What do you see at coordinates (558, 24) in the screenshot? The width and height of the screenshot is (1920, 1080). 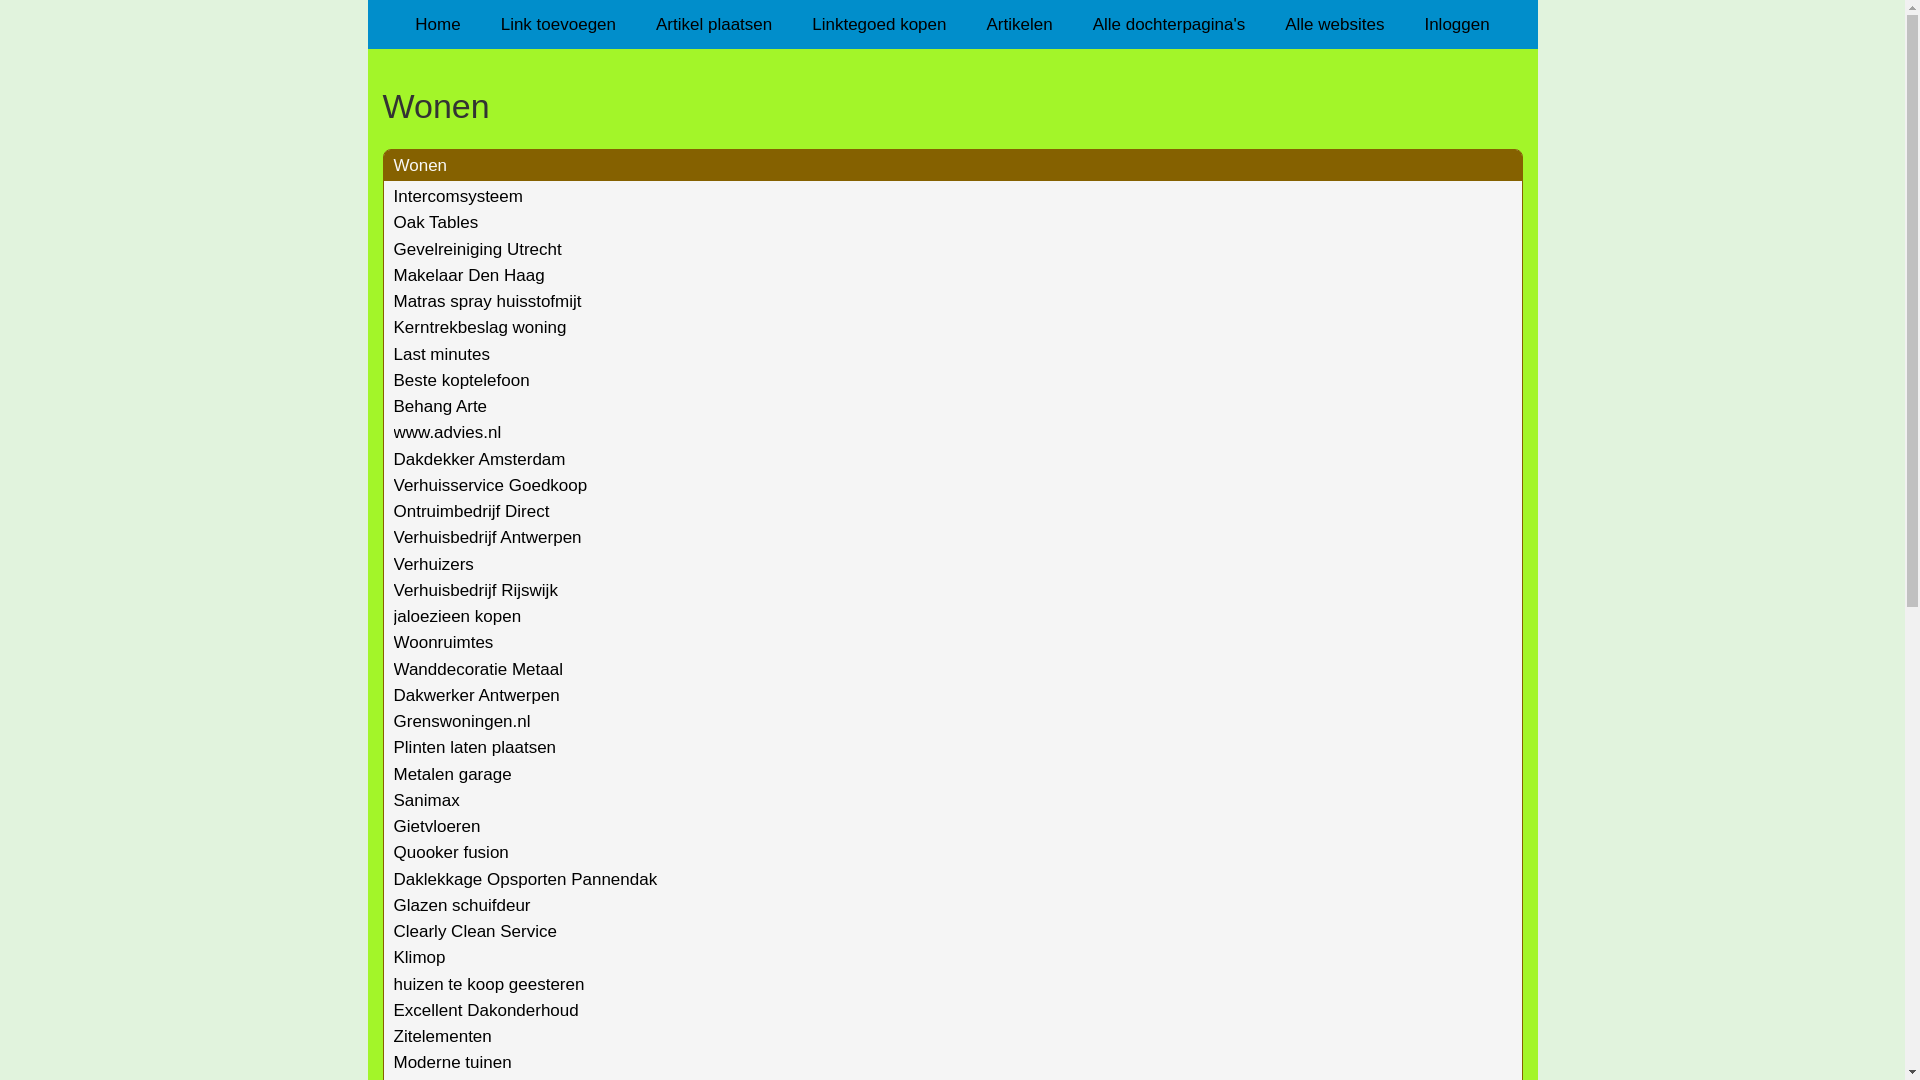 I see `'Link toevoegen'` at bounding box center [558, 24].